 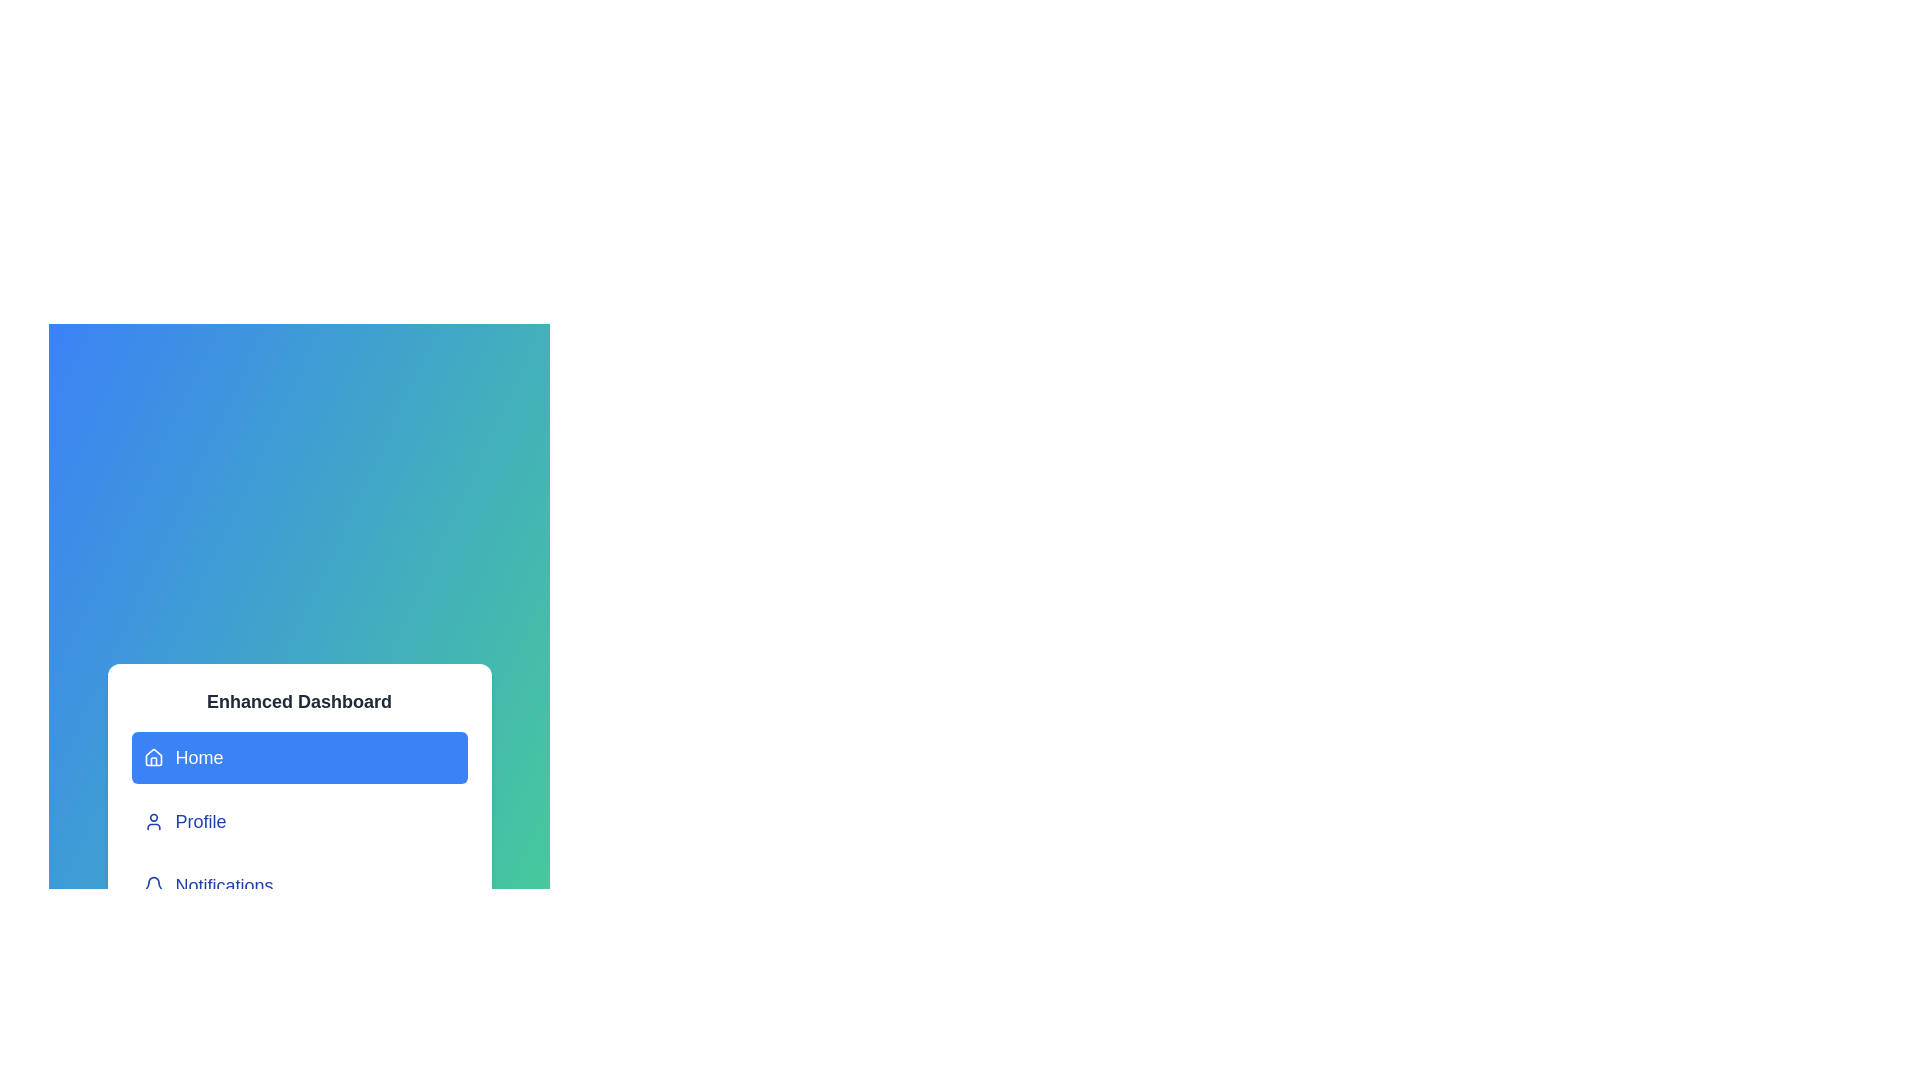 I want to click on the menu item labeled Home to navigate to it, so click(x=298, y=758).